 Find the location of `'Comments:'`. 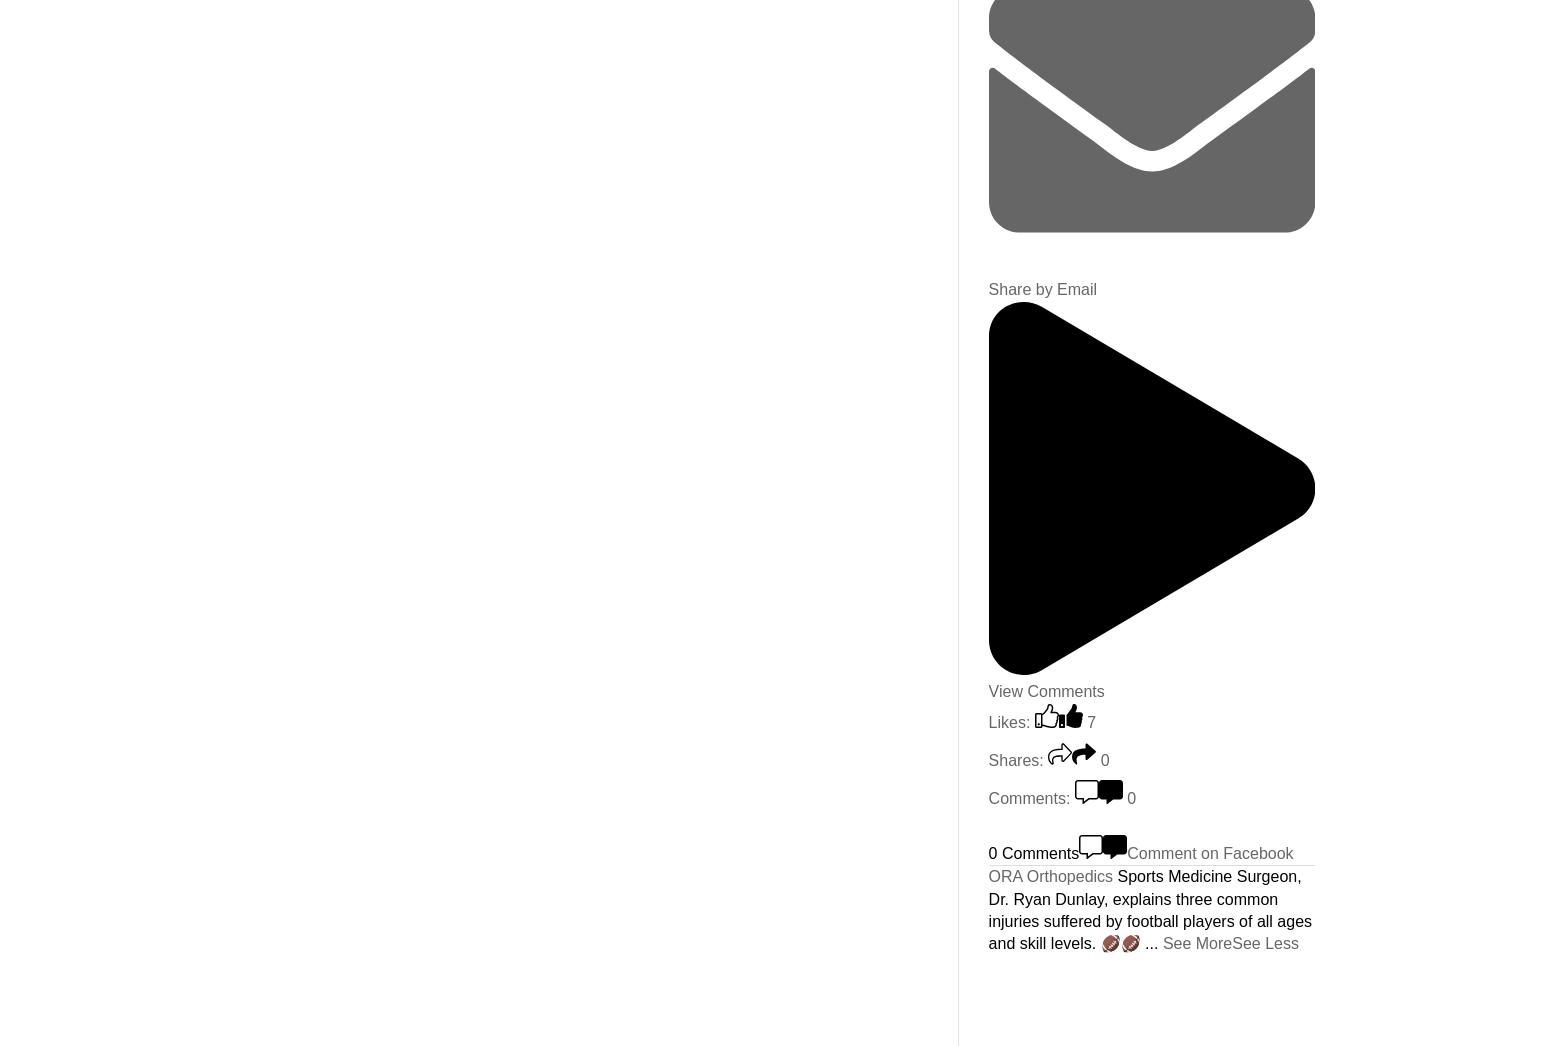

'Comments:' is located at coordinates (1029, 798).